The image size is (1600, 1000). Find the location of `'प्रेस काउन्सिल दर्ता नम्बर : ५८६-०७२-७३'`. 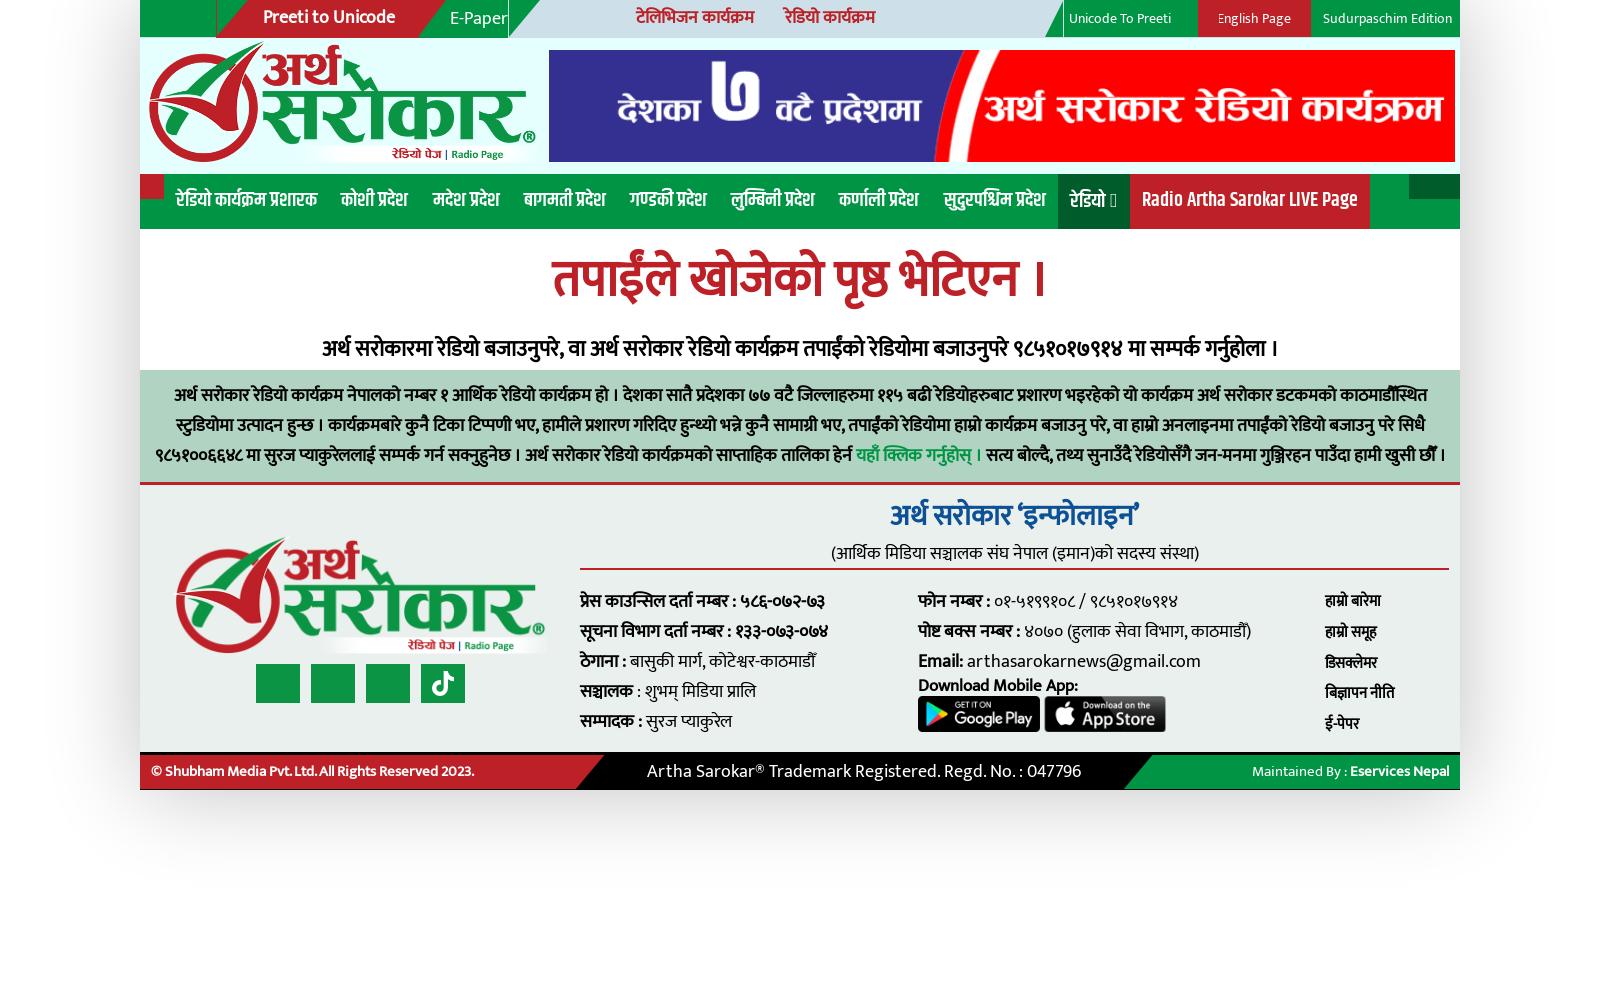

'प्रेस काउन्सिल दर्ता नम्बर : ५८६-०७२-७३' is located at coordinates (638, 546).